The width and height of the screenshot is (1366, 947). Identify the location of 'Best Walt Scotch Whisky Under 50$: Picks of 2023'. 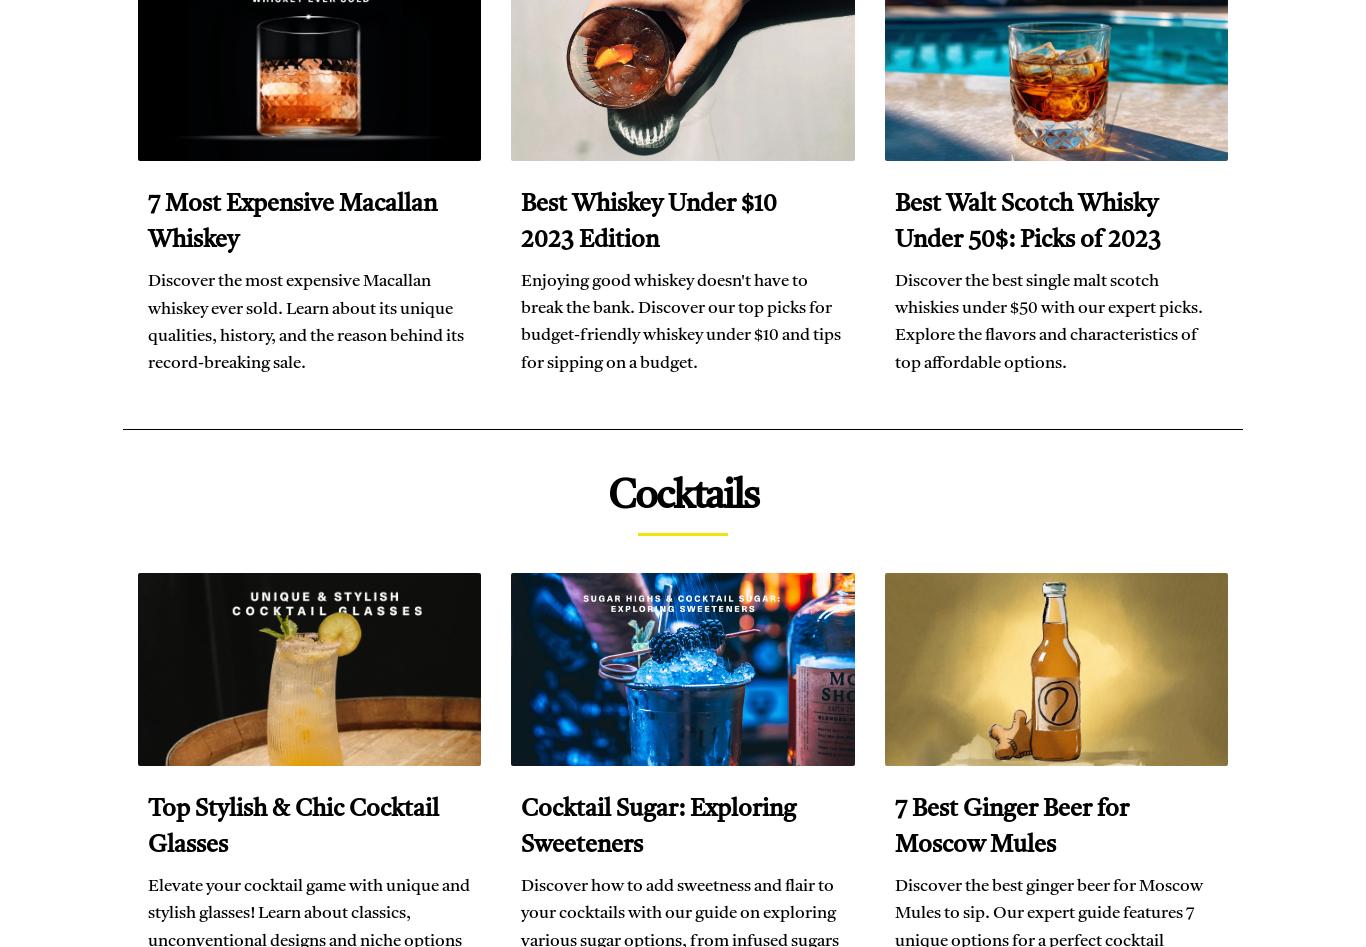
(893, 223).